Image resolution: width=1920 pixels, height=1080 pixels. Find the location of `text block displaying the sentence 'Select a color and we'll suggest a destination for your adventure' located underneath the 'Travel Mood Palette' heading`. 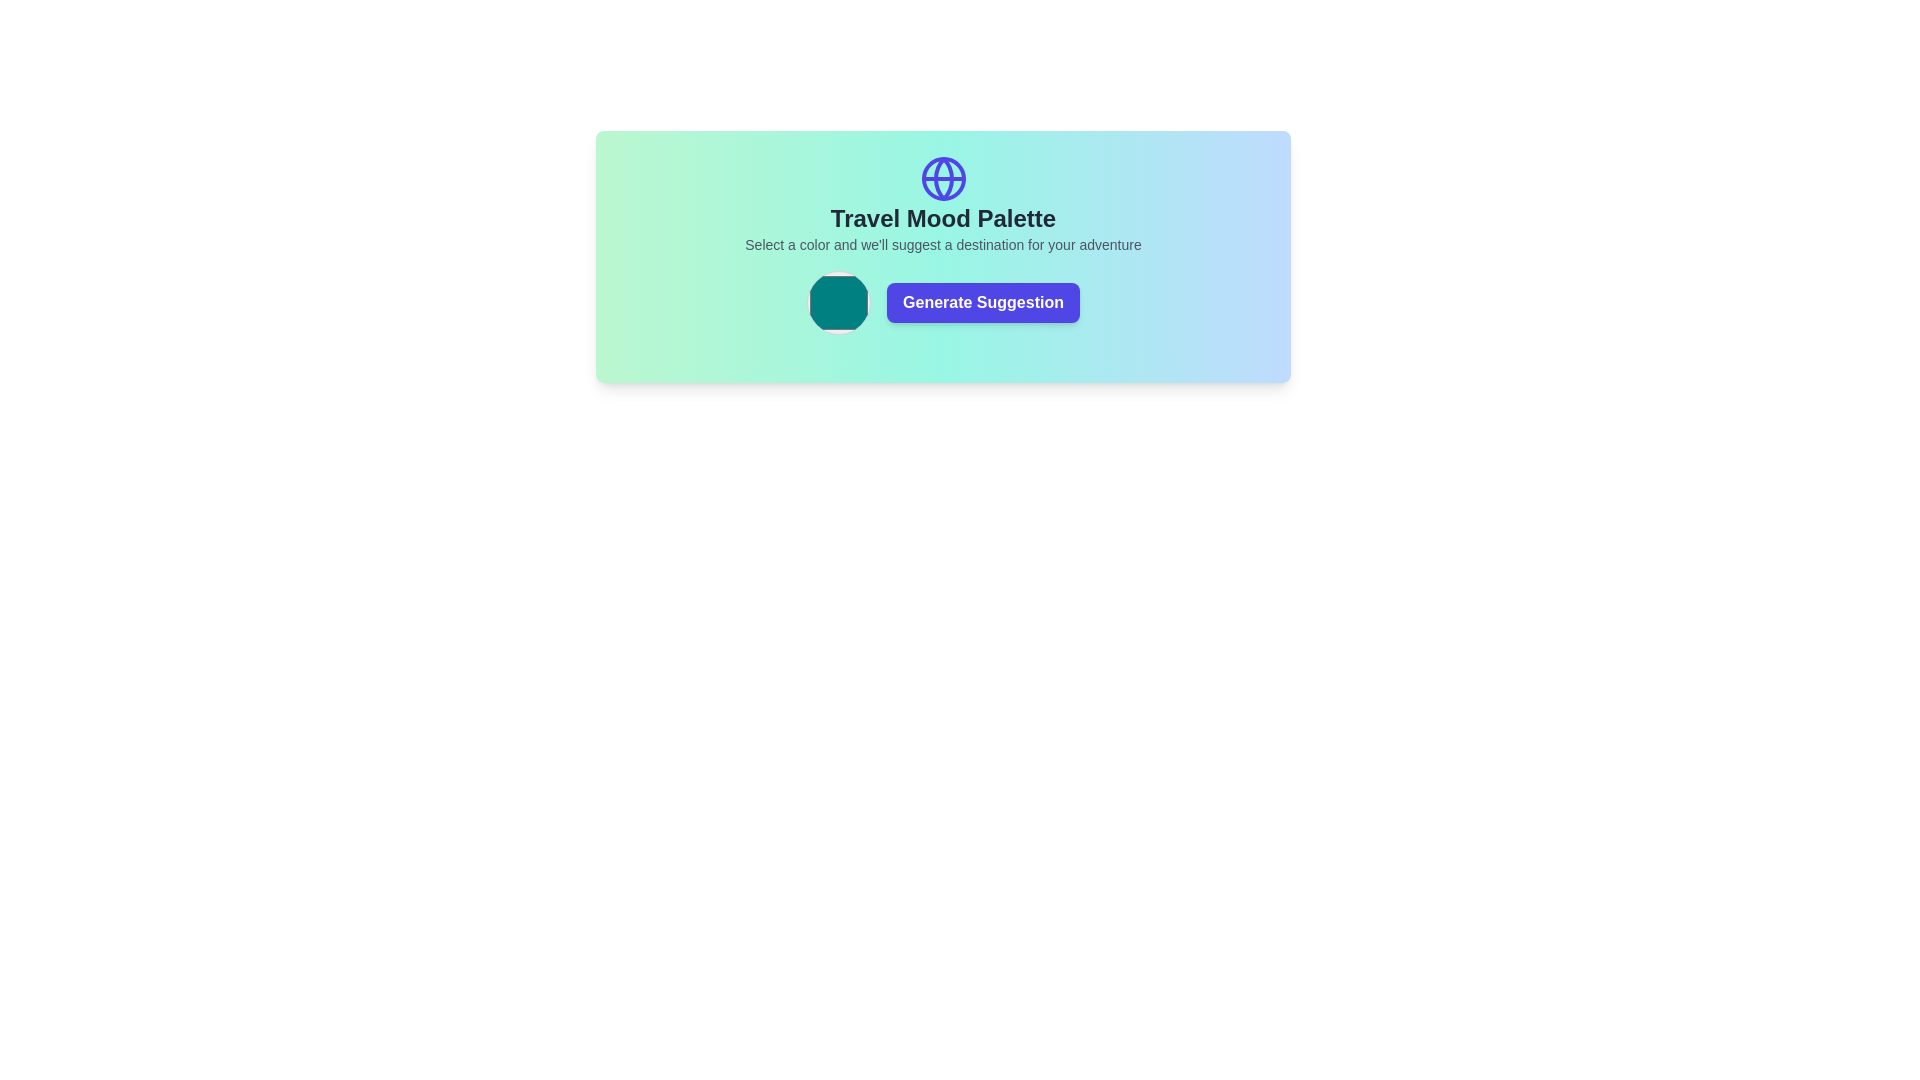

text block displaying the sentence 'Select a color and we'll suggest a destination for your adventure' located underneath the 'Travel Mood Palette' heading is located at coordinates (942, 244).